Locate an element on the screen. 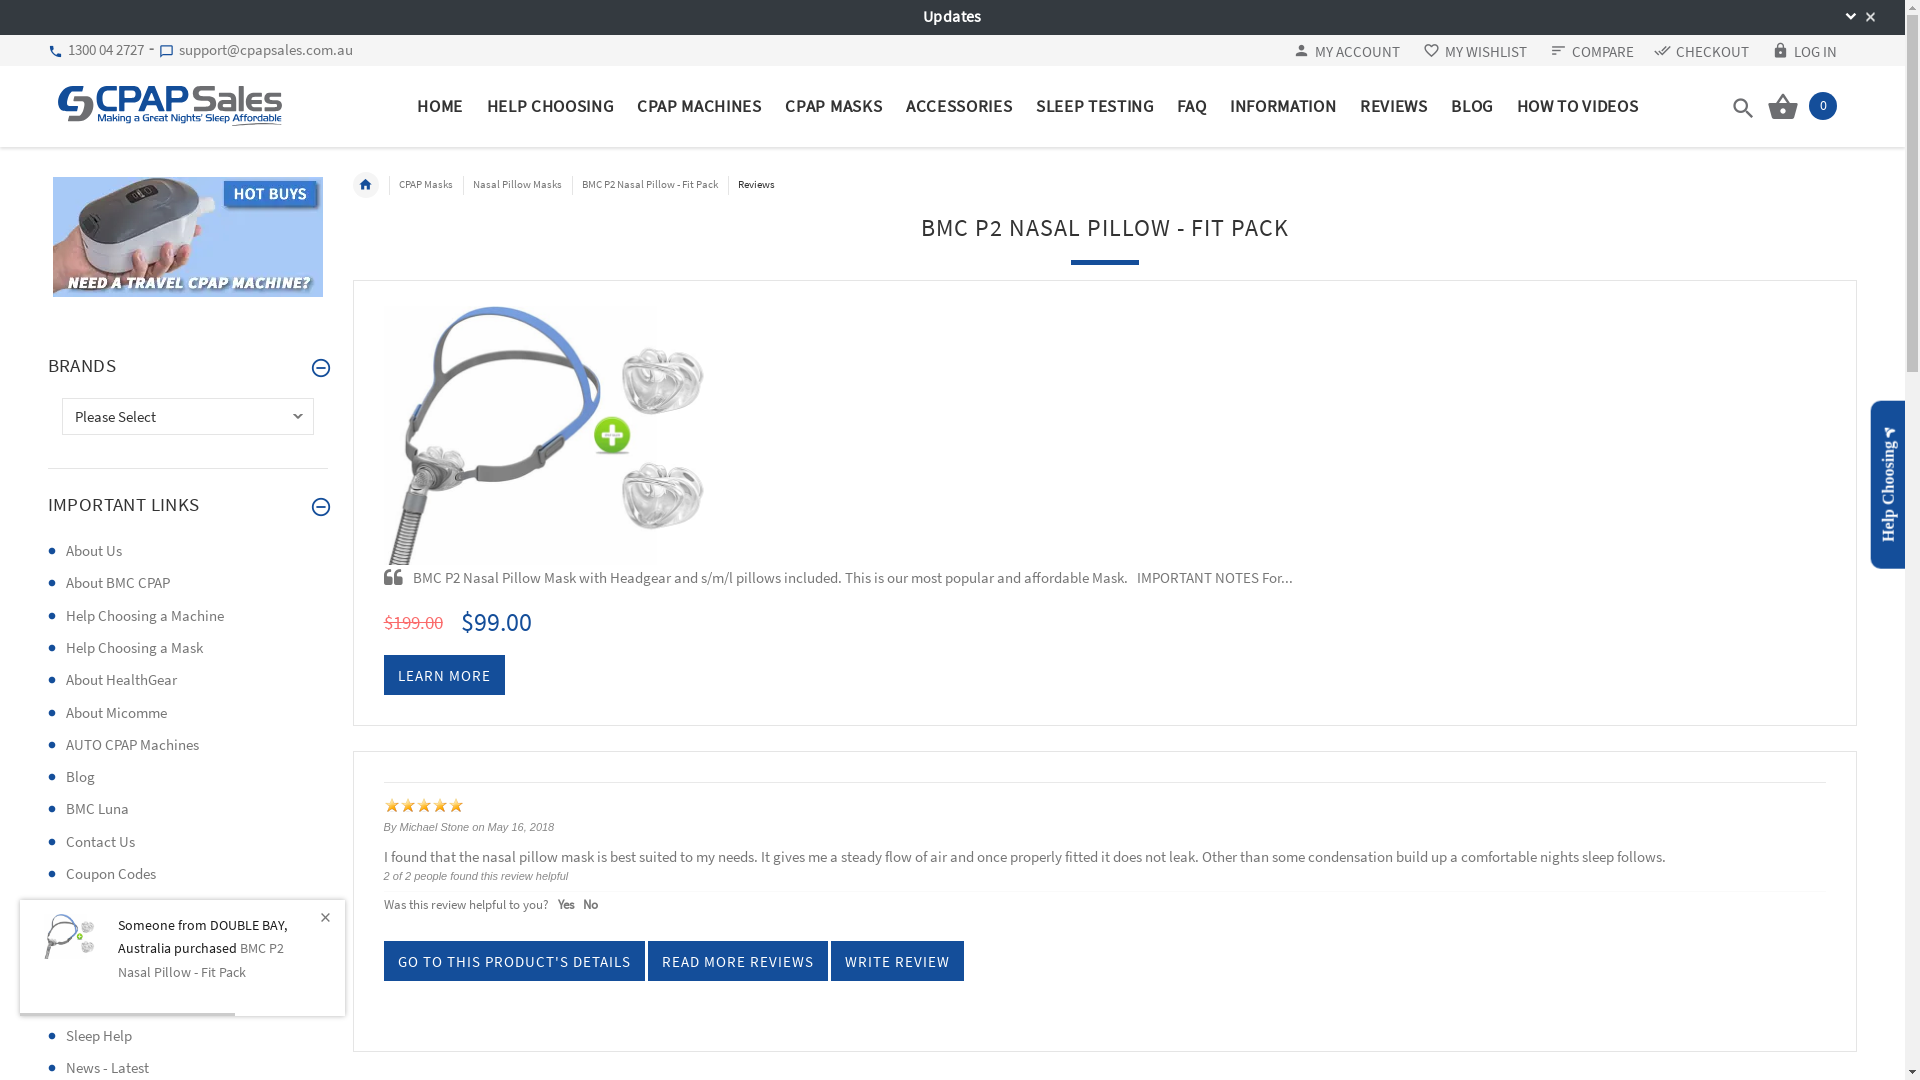 Image resolution: width=1920 pixels, height=1080 pixels. 'MY WISHLIST' is located at coordinates (1421, 50).